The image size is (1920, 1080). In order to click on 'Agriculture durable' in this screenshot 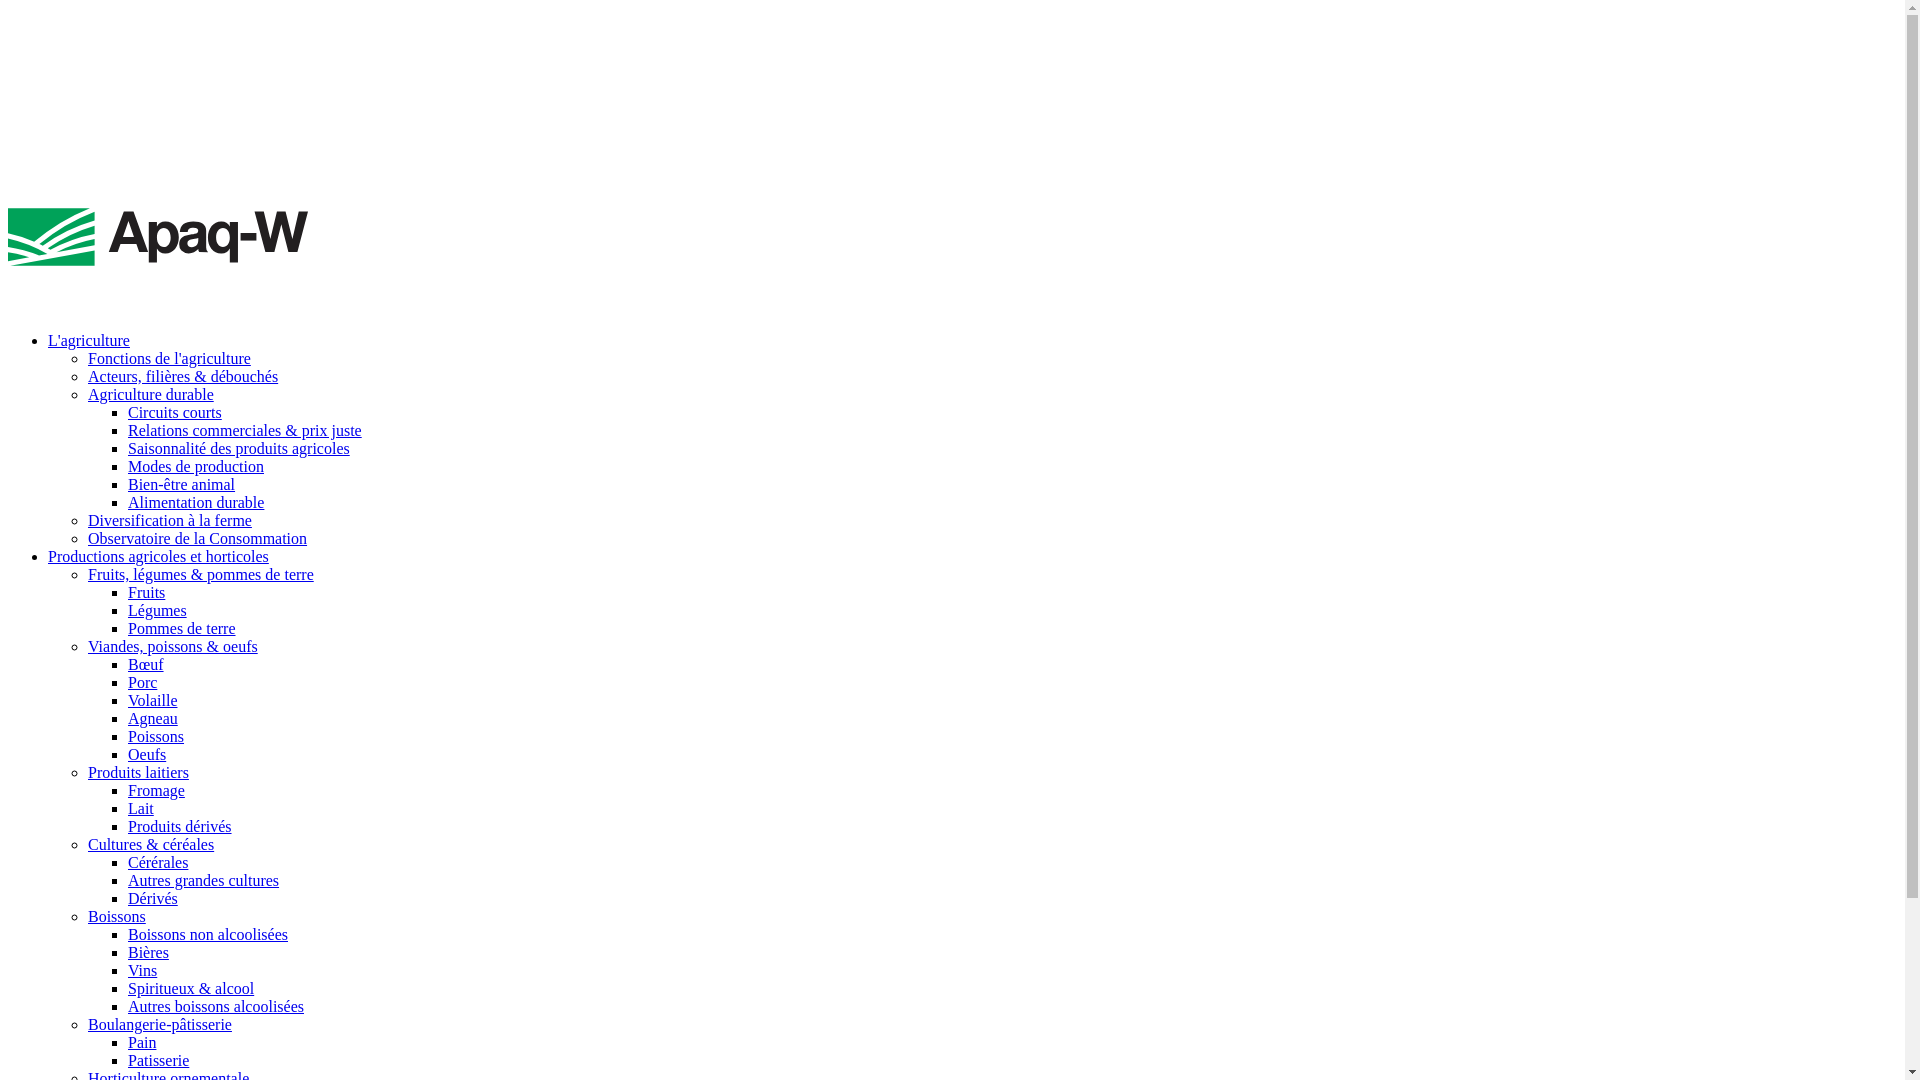, I will do `click(149, 394)`.